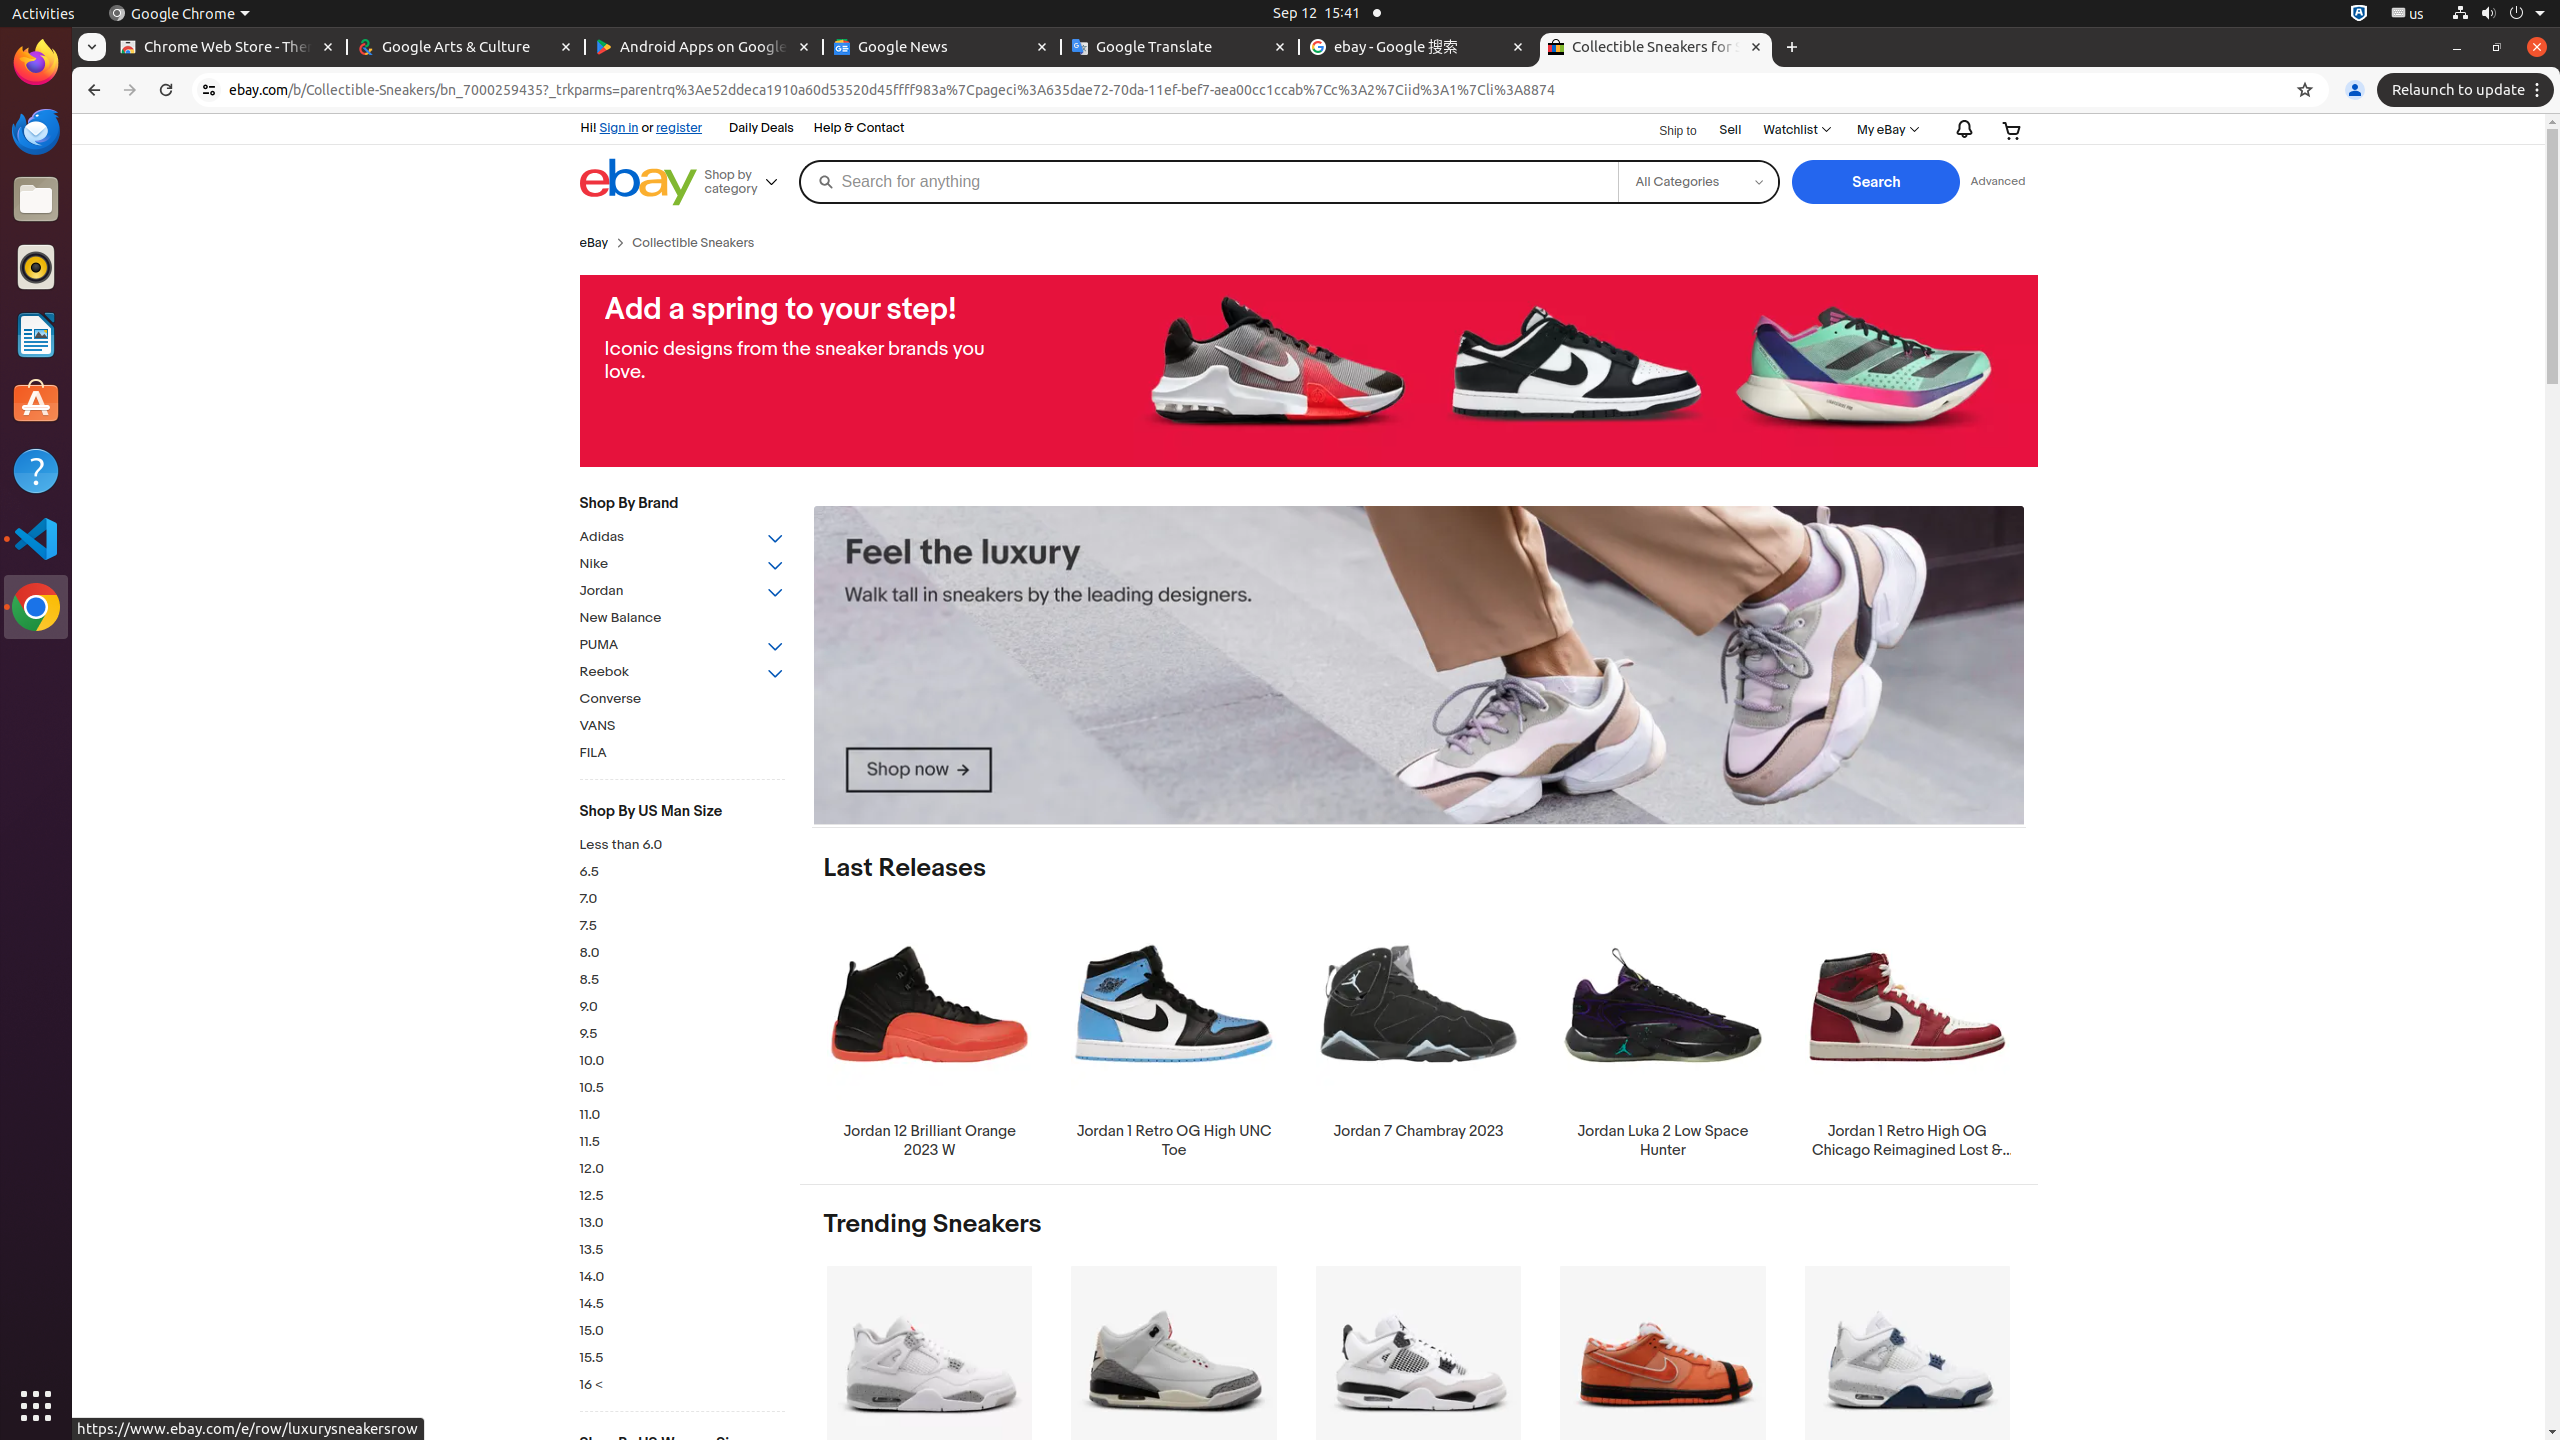 This screenshot has width=2560, height=1440. What do you see at coordinates (464, 46) in the screenshot?
I see `'Google Arts & Culture - Memory usage - 58.2 MB'` at bounding box center [464, 46].